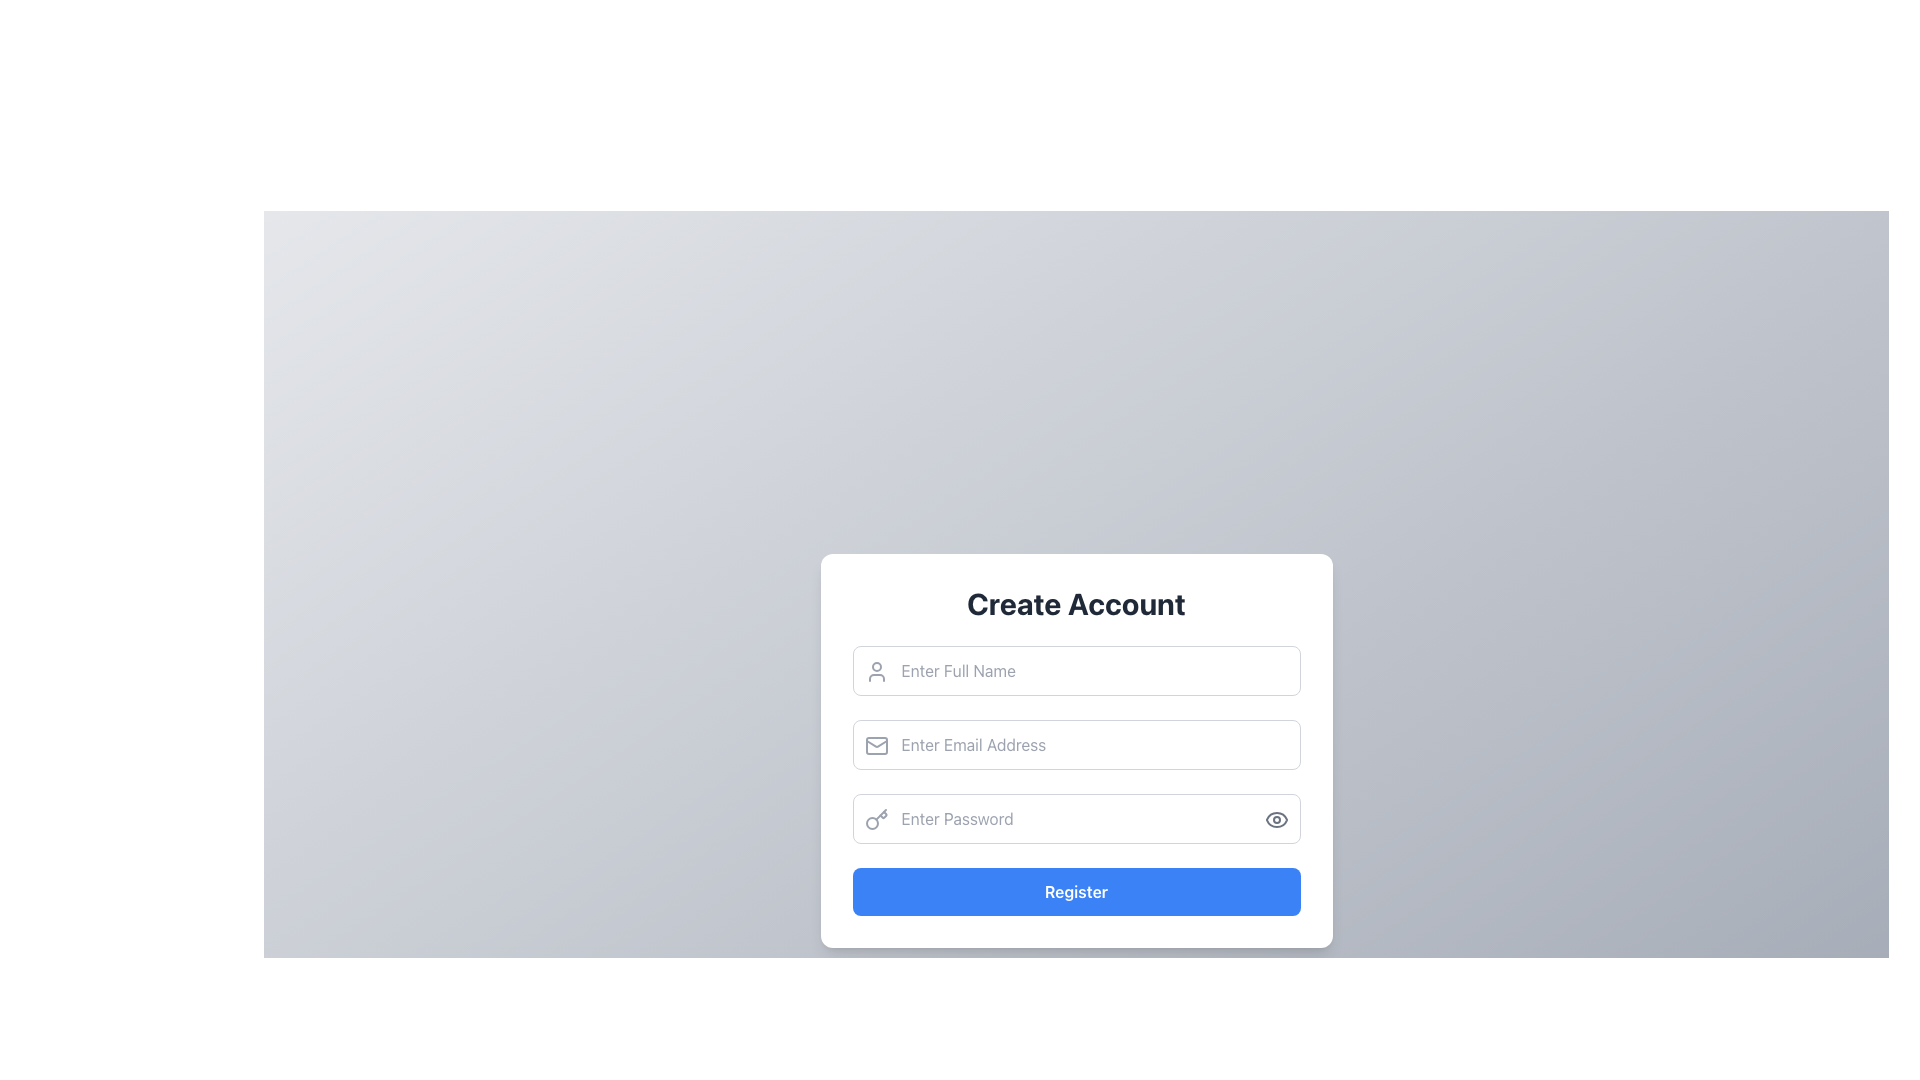 The width and height of the screenshot is (1920, 1080). Describe the element at coordinates (1075, 818) in the screenshot. I see `the Password Input Field, which is the third input field in the 'Create Account' form, to focus on it for password entry` at that location.